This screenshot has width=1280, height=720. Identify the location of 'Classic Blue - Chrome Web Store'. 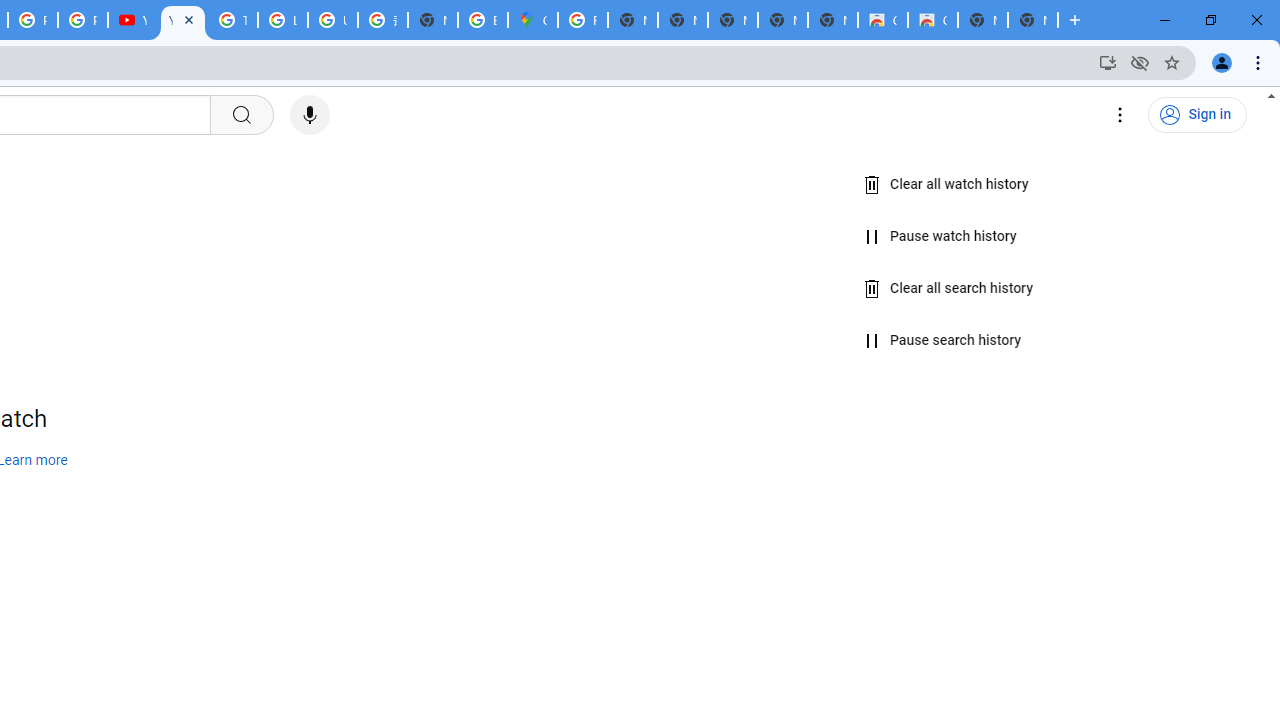
(881, 20).